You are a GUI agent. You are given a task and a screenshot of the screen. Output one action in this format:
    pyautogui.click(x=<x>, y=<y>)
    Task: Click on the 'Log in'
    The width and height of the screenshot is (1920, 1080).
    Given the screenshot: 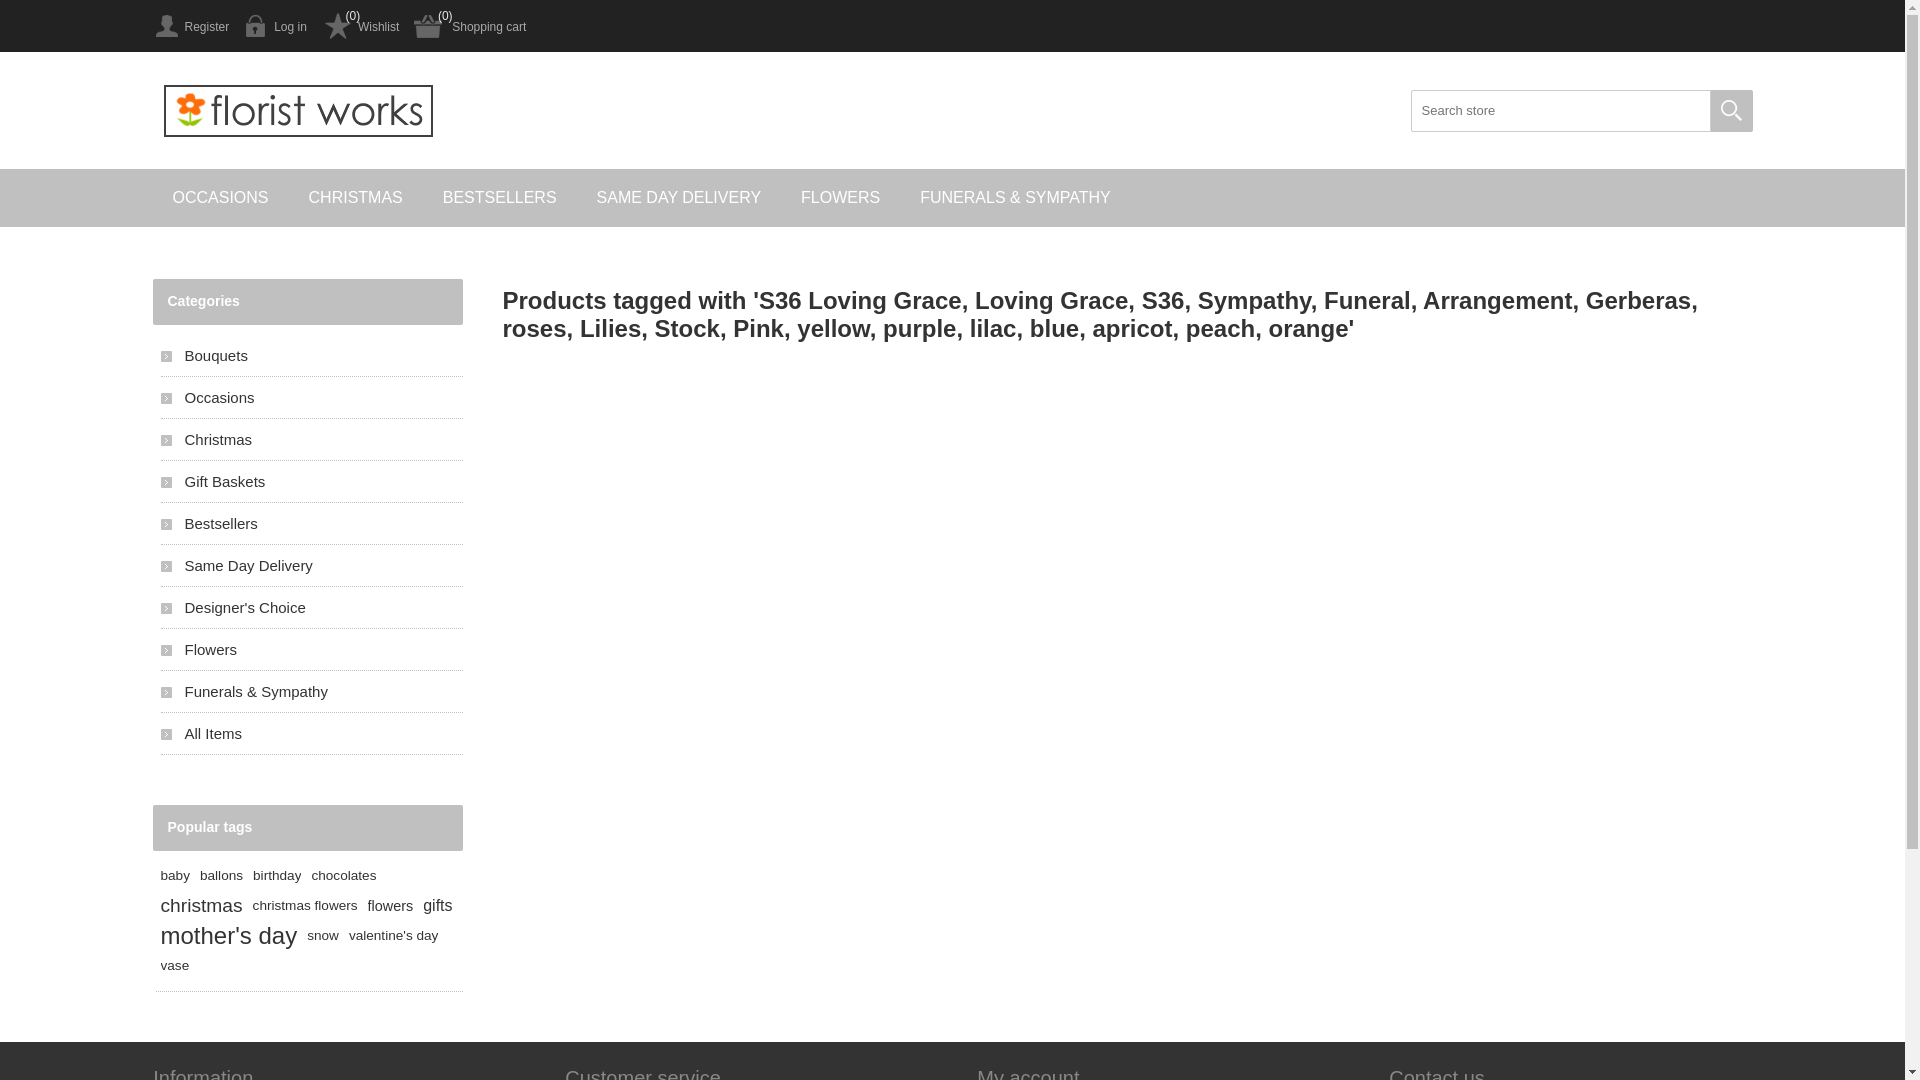 What is the action you would take?
    pyautogui.click(x=243, y=26)
    